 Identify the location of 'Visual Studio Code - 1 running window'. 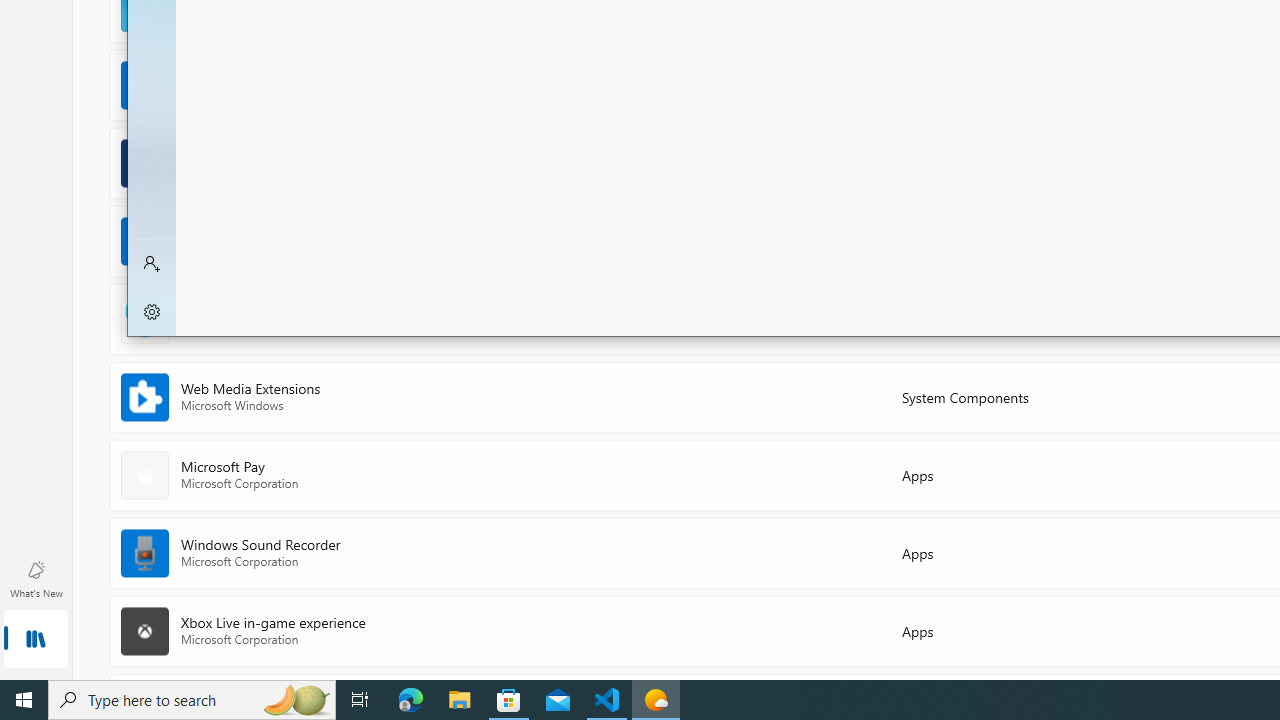
(606, 698).